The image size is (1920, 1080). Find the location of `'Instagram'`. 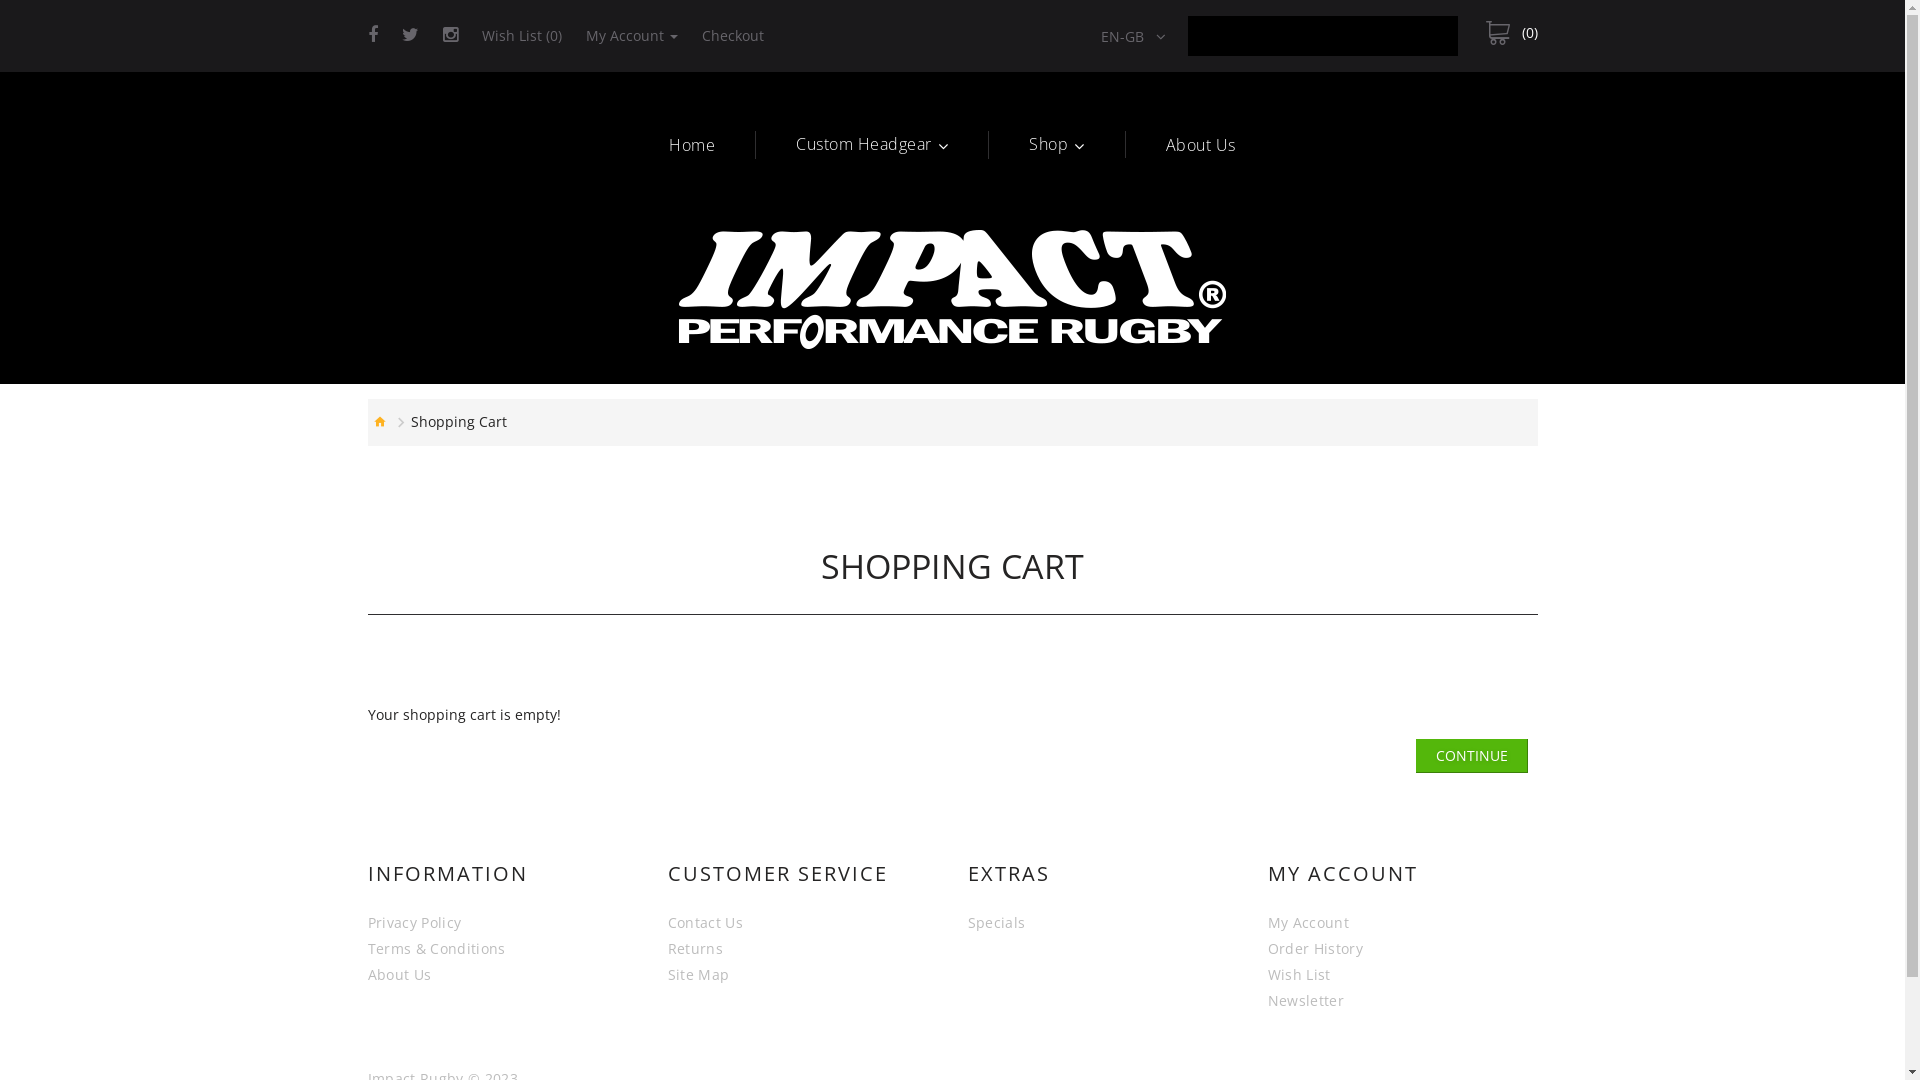

'Instagram' is located at coordinates (448, 35).